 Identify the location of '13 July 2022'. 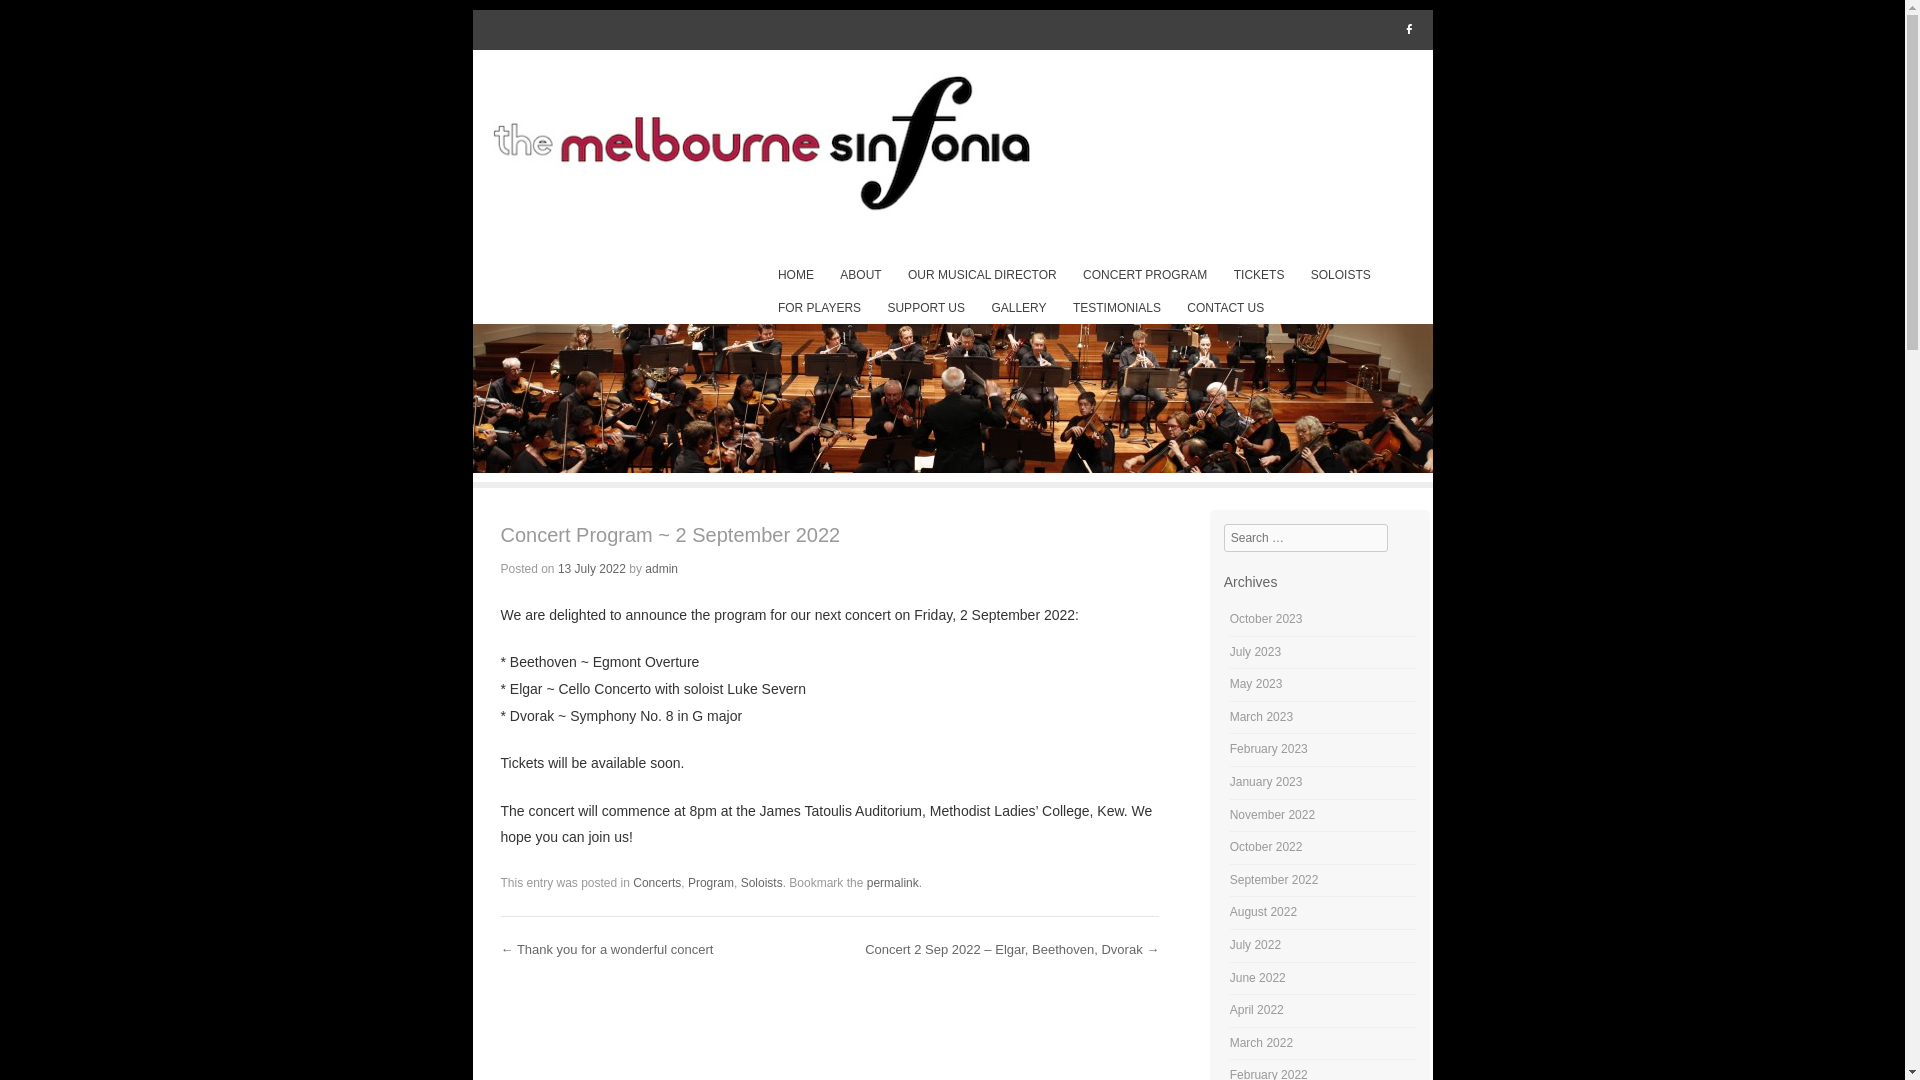
(590, 569).